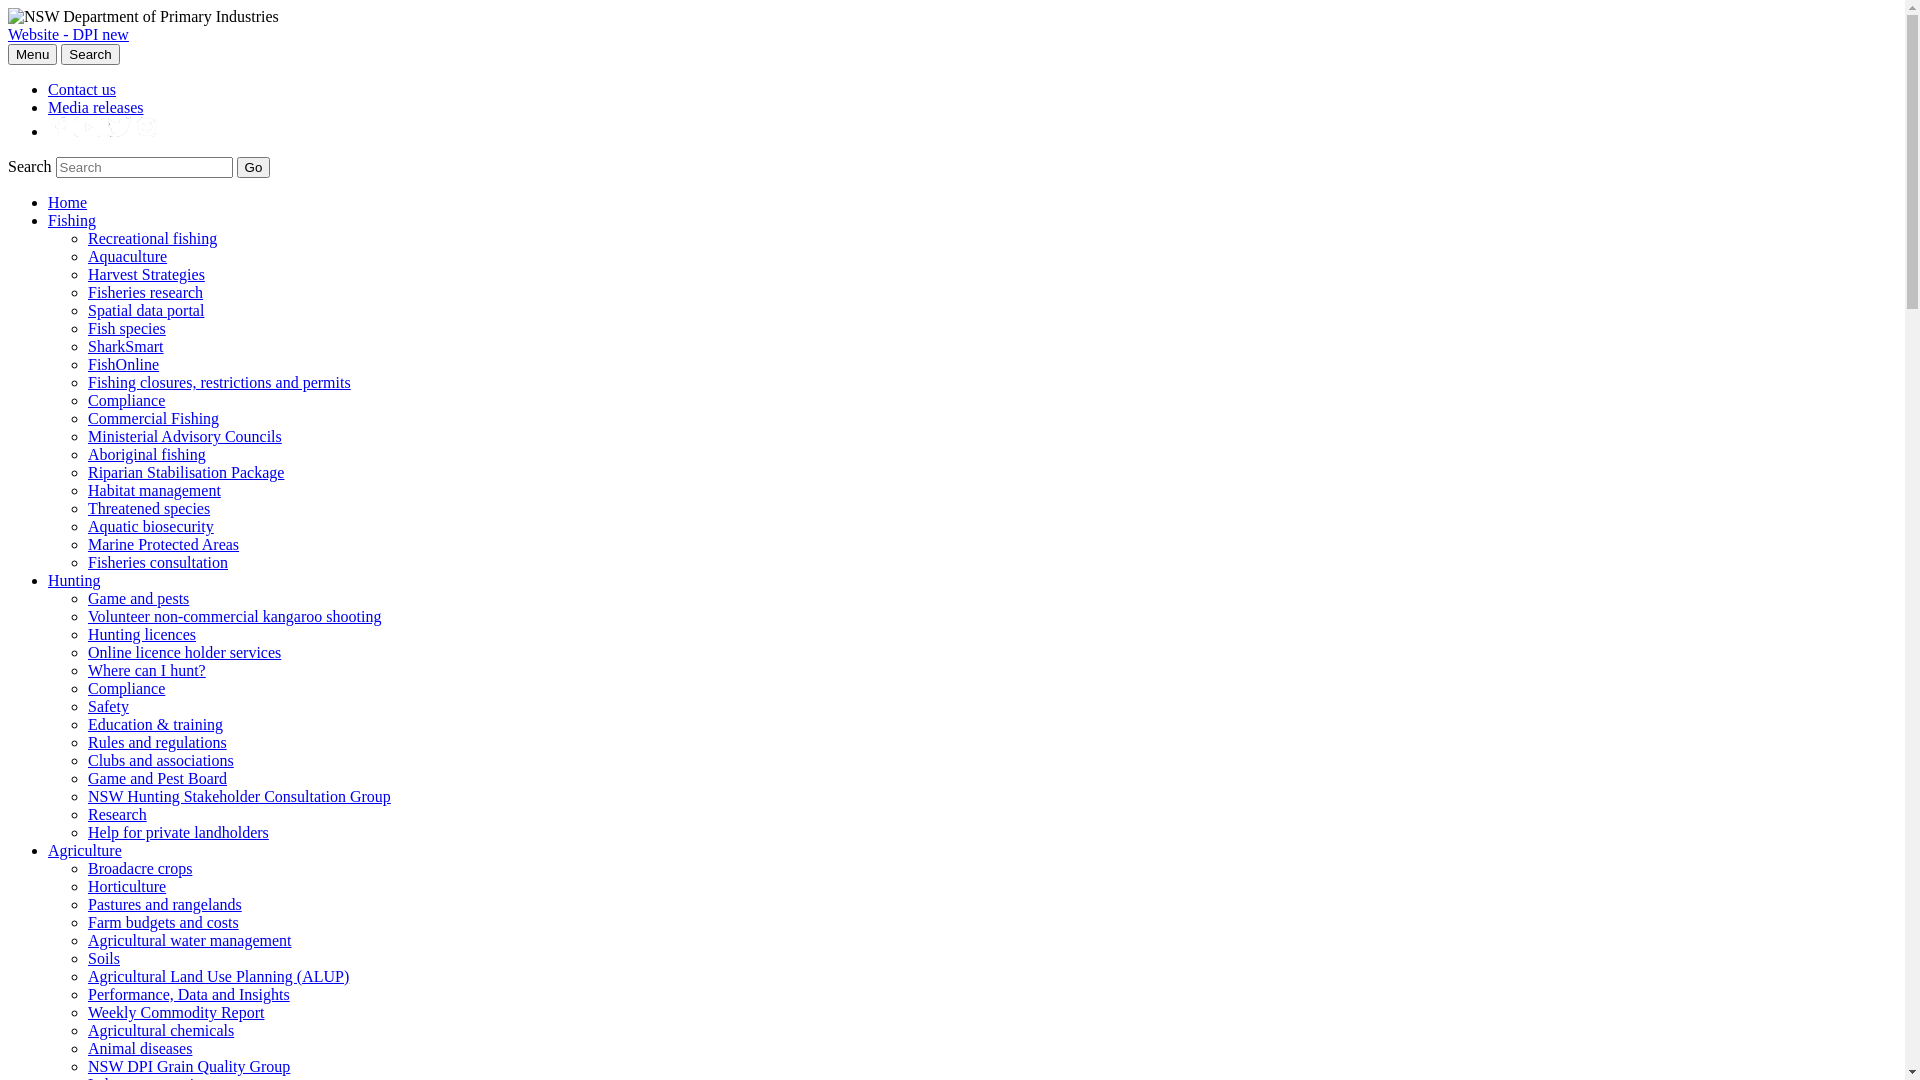  What do you see at coordinates (154, 724) in the screenshot?
I see `'Education & training'` at bounding box center [154, 724].